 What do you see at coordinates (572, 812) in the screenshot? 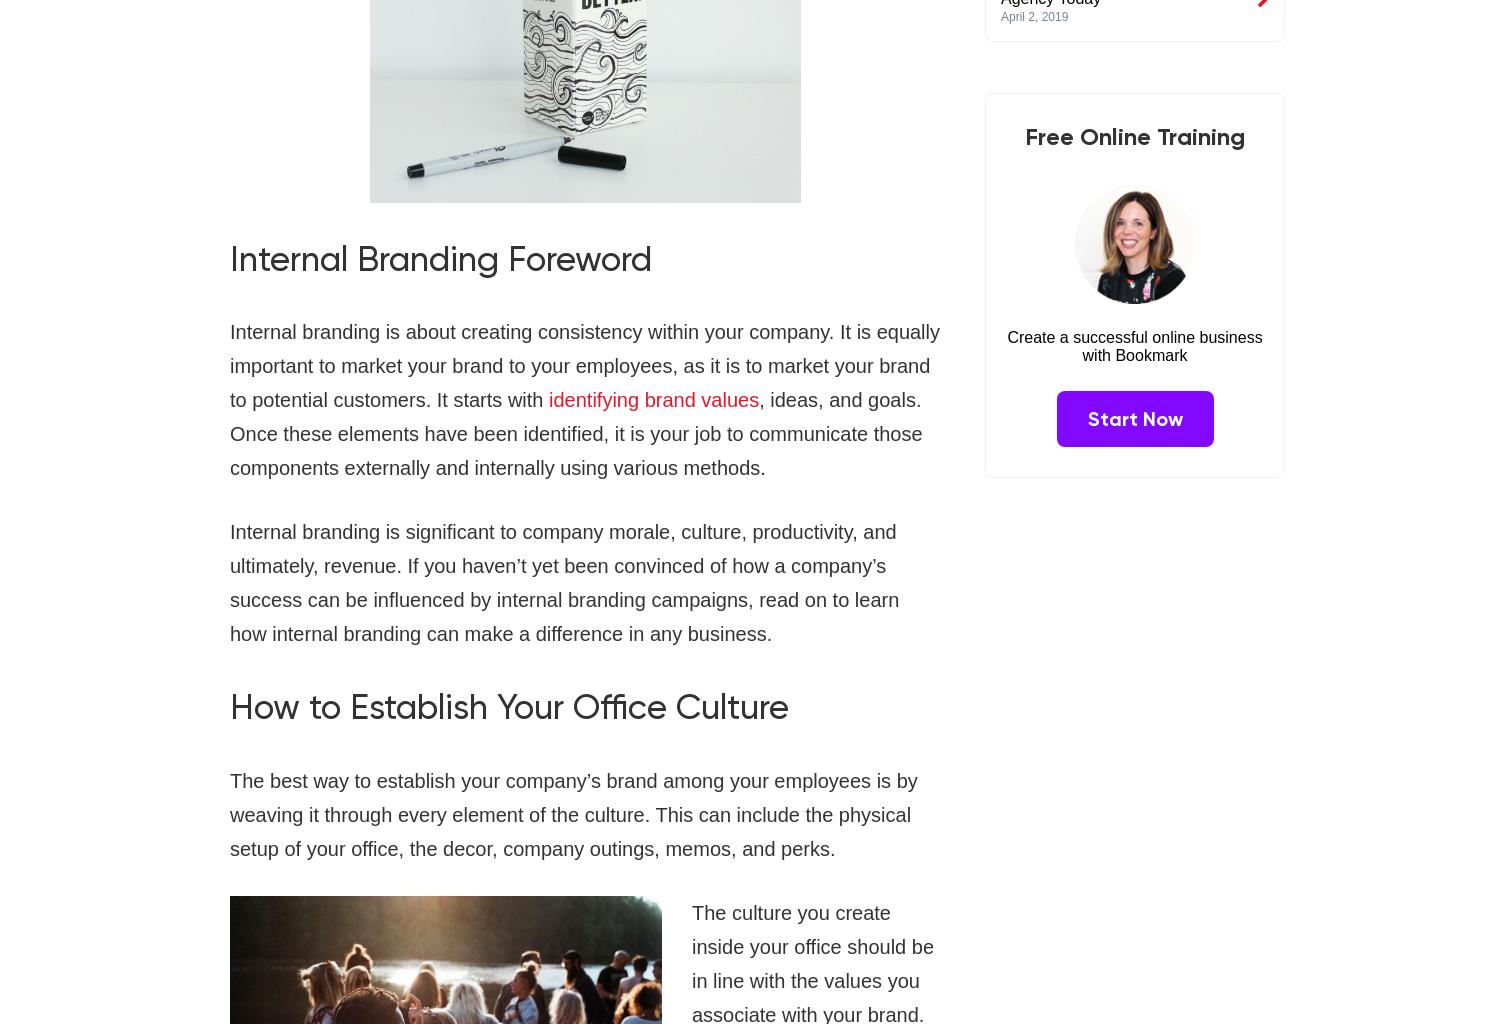
I see `'The best way to establish your company’s brand among your employees is by weaving it through every element of the culture. This can include the physical setup of your office, the decor, company outings, memos, and perks.'` at bounding box center [572, 812].